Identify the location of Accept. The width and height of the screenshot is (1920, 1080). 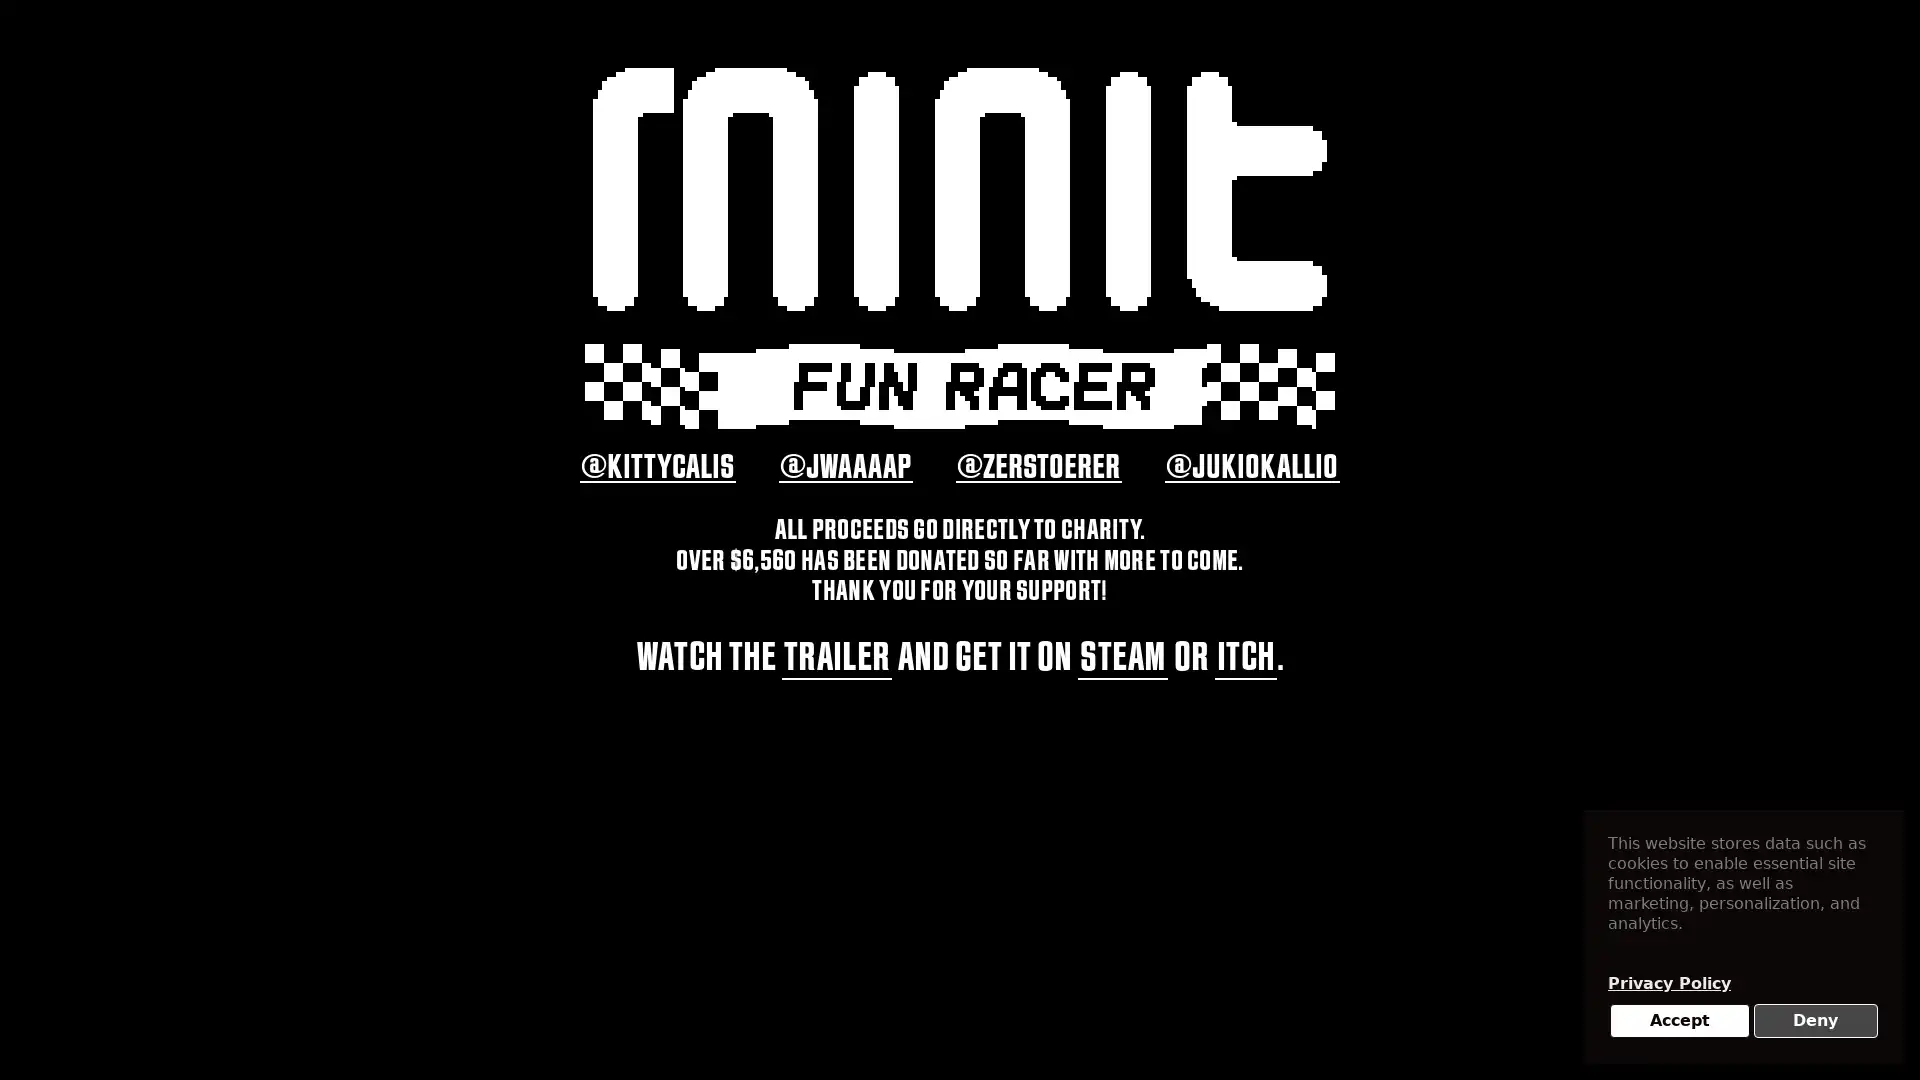
(1679, 1021).